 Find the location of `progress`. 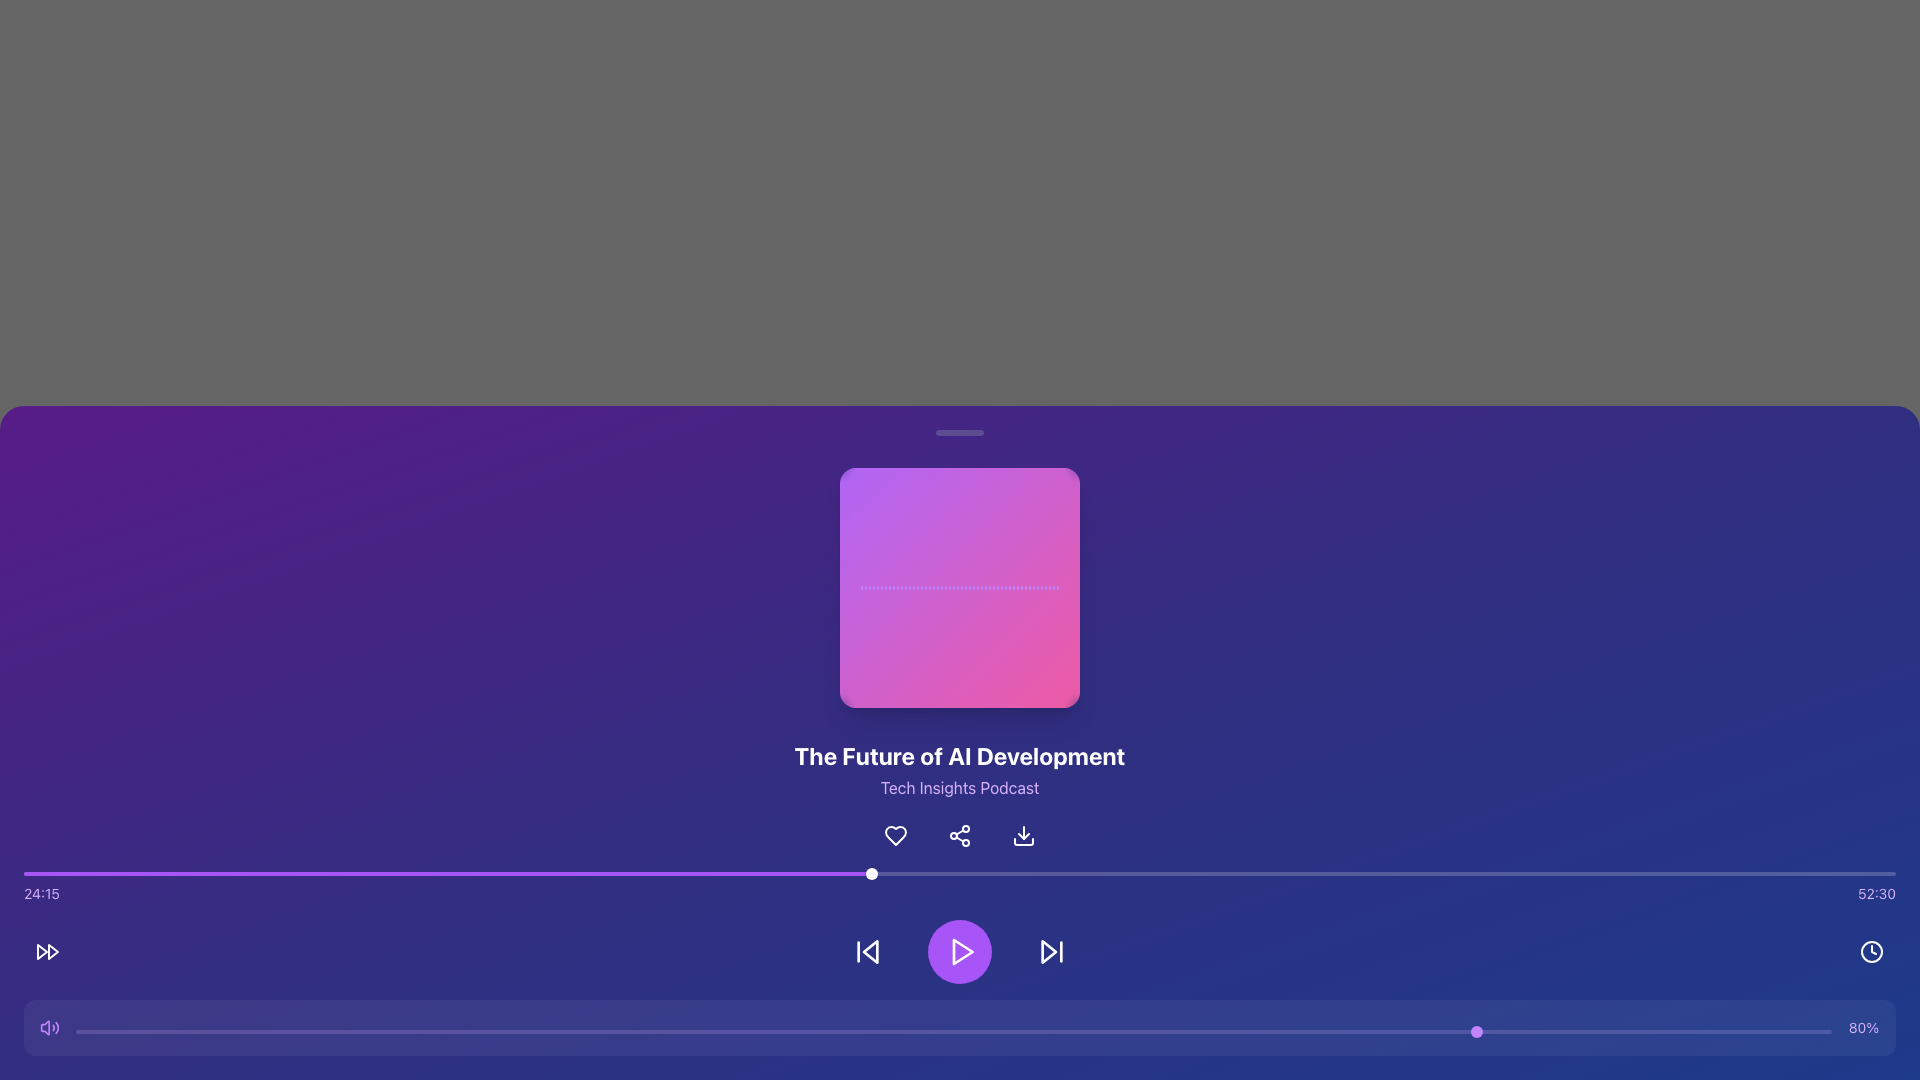

progress is located at coordinates (672, 873).